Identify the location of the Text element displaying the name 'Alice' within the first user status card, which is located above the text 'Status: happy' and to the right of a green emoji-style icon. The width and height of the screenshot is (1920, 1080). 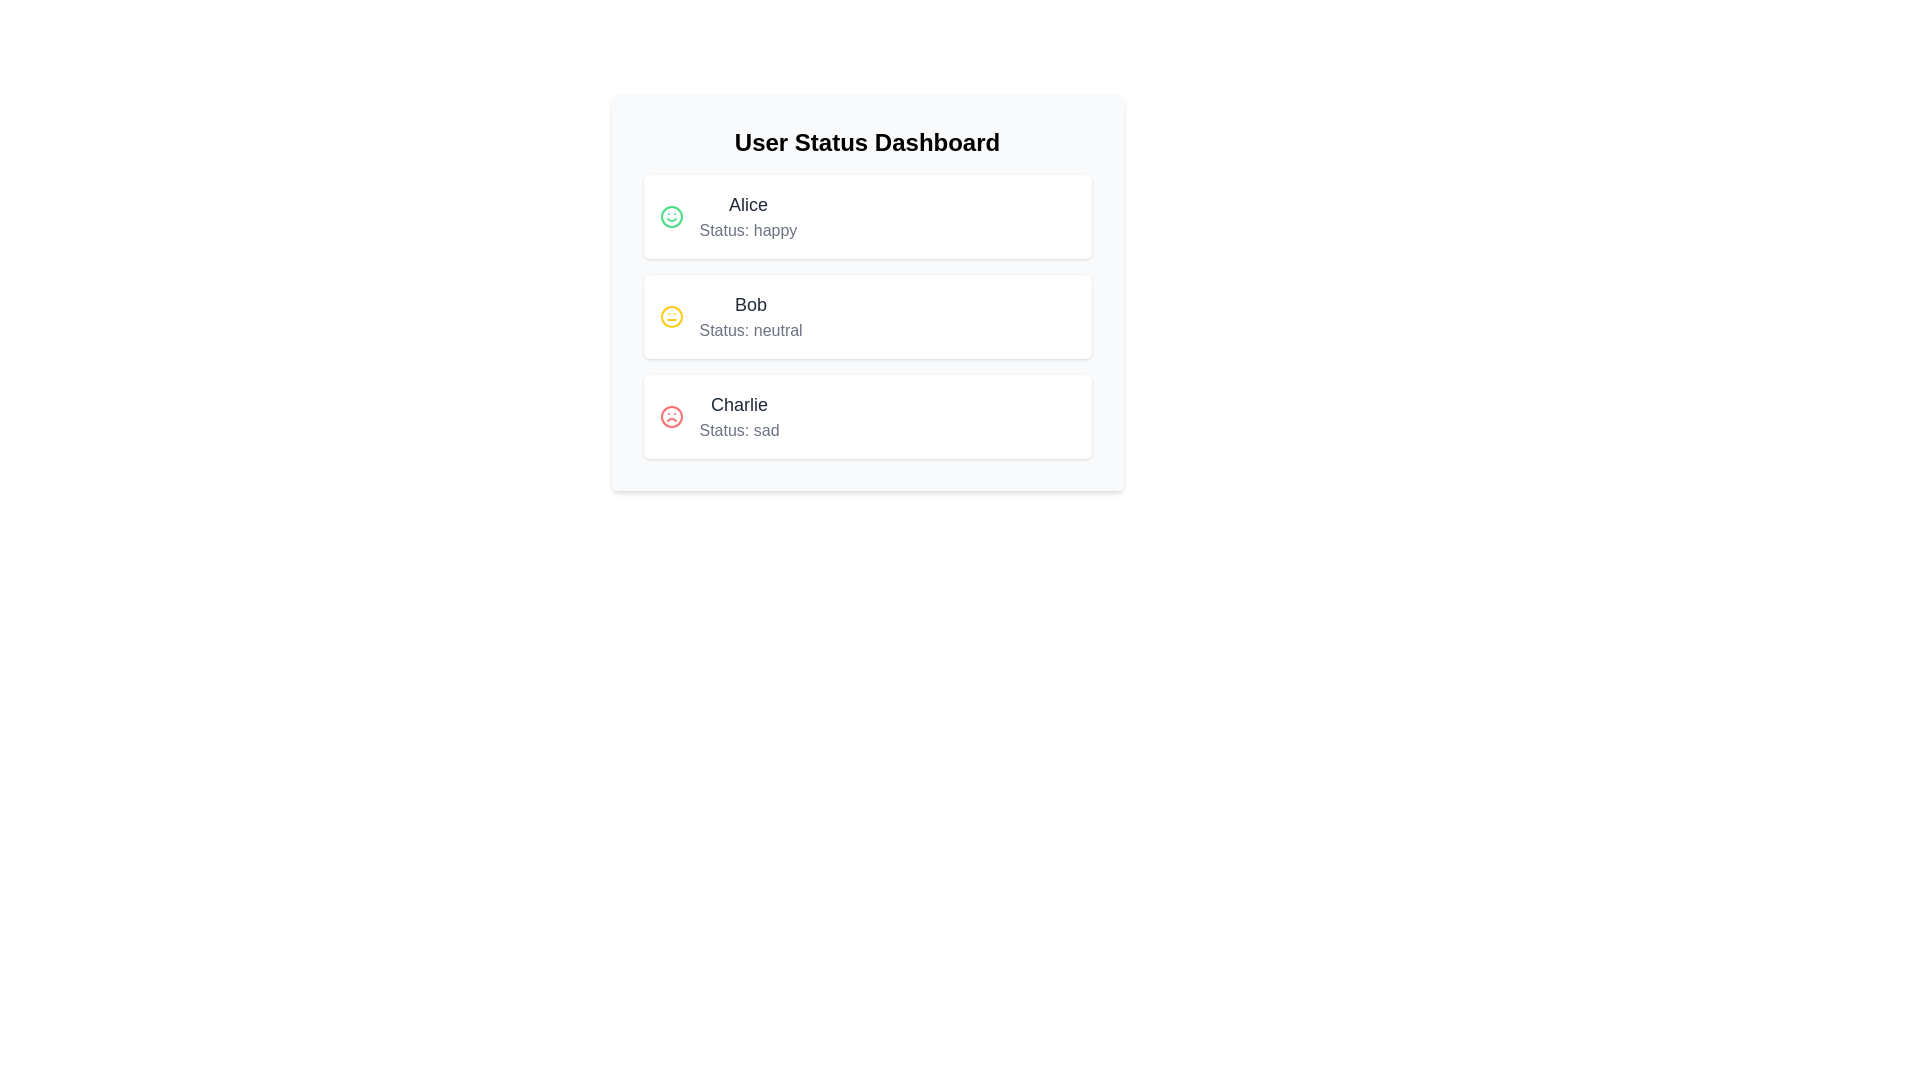
(747, 204).